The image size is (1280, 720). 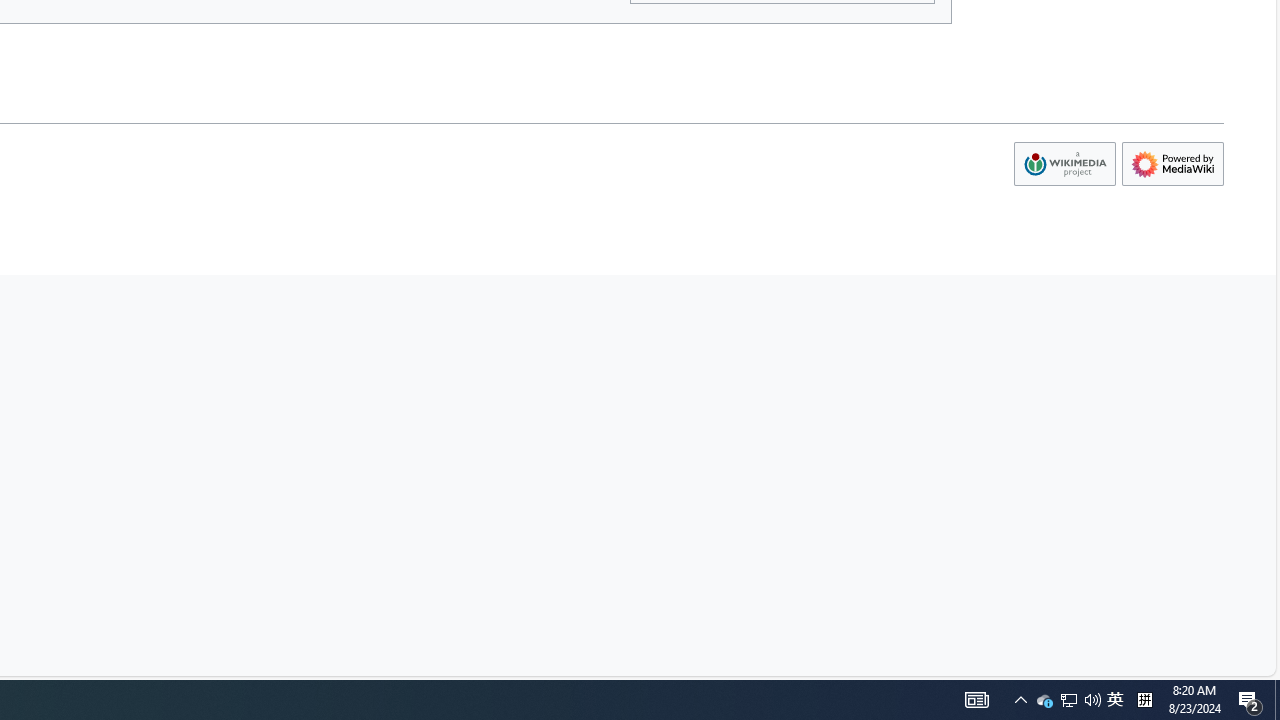 I want to click on 'Powered by MediaWiki', so click(x=1173, y=163).